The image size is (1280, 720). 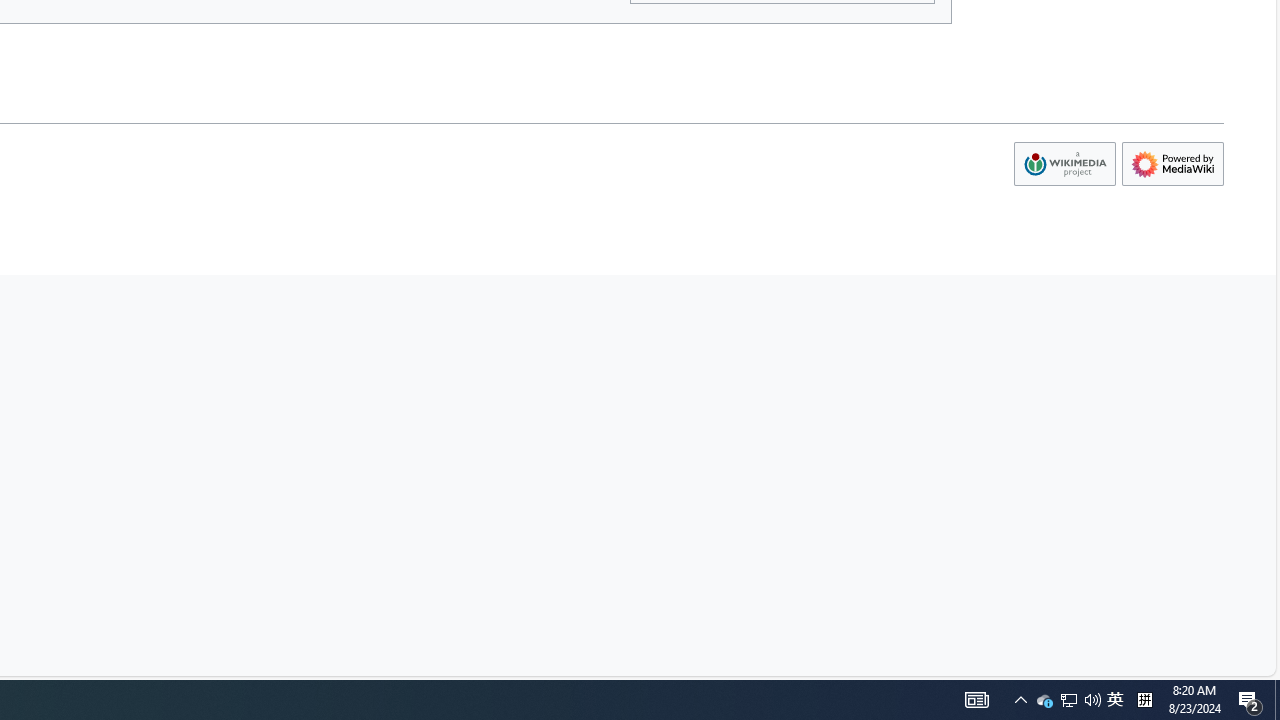 I want to click on 'Powered by MediaWiki', so click(x=1173, y=163).